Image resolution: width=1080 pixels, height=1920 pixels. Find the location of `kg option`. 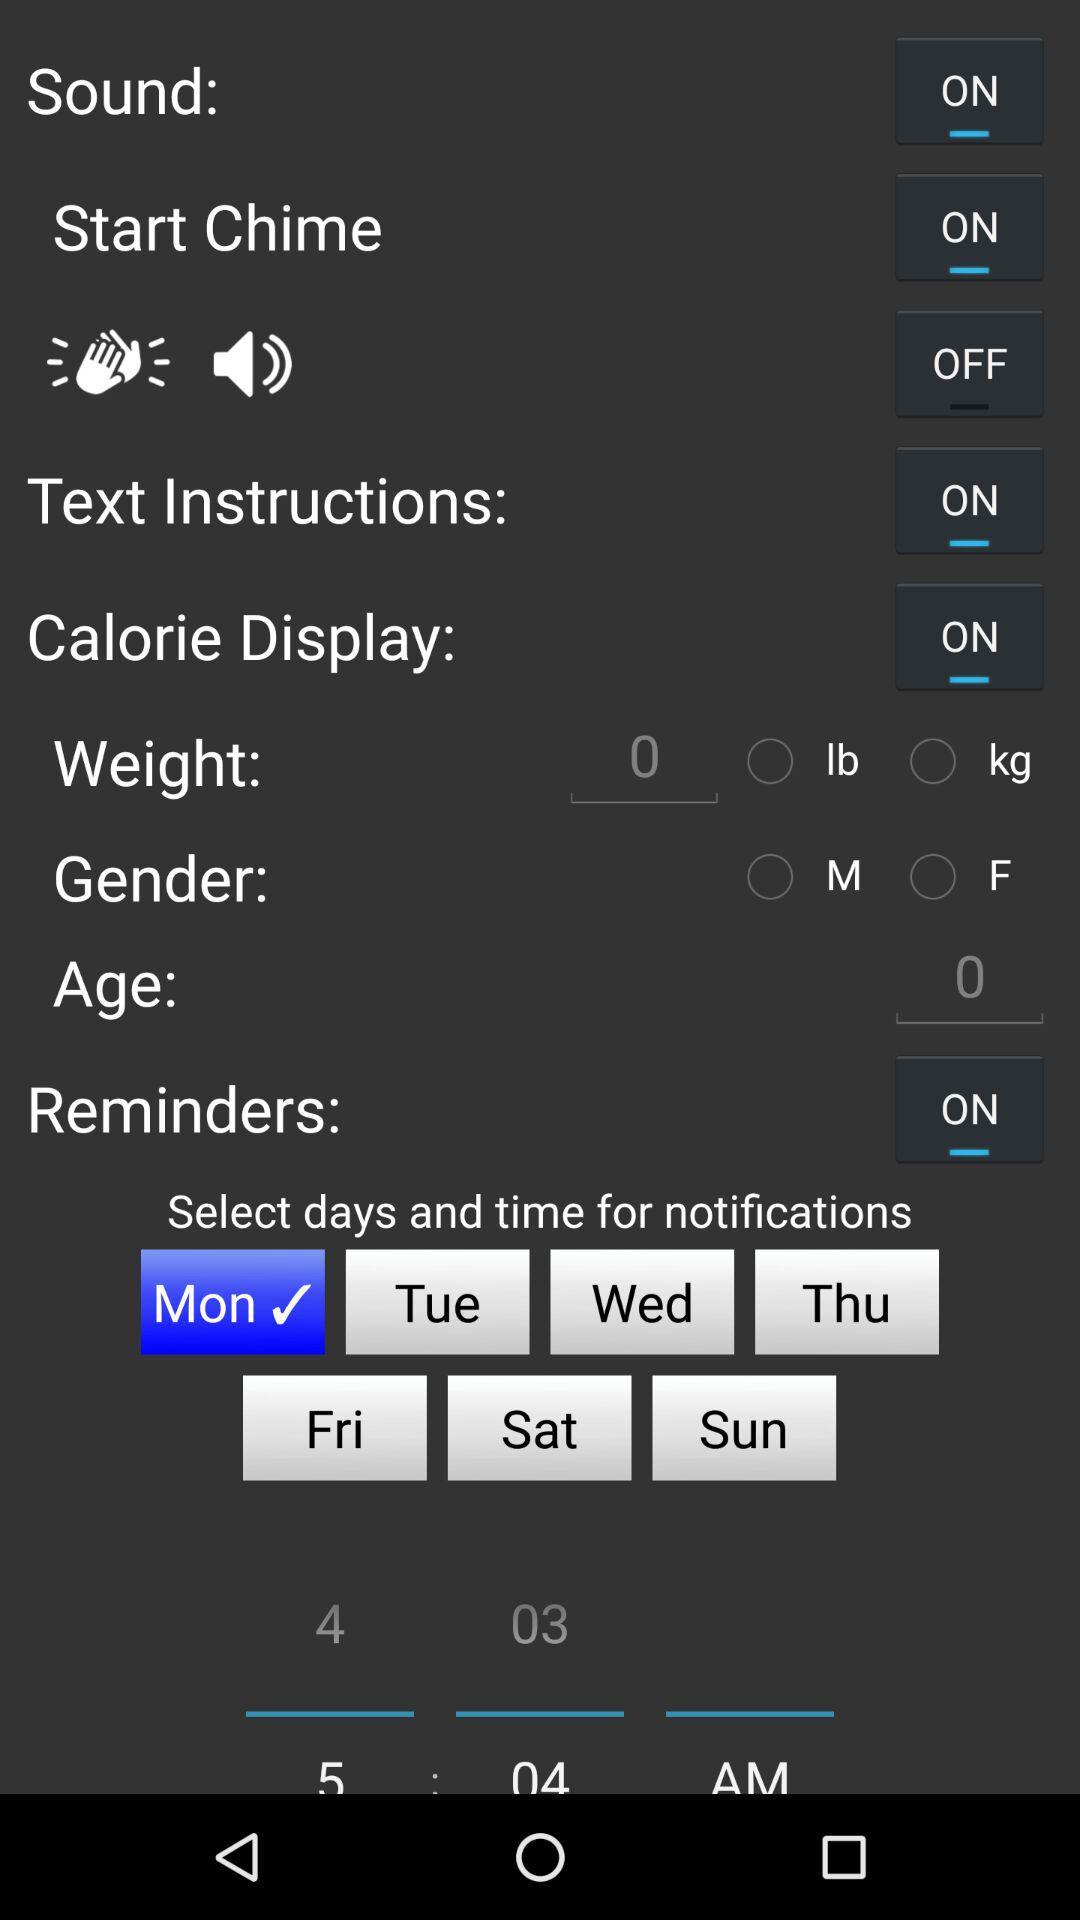

kg option is located at coordinates (938, 760).